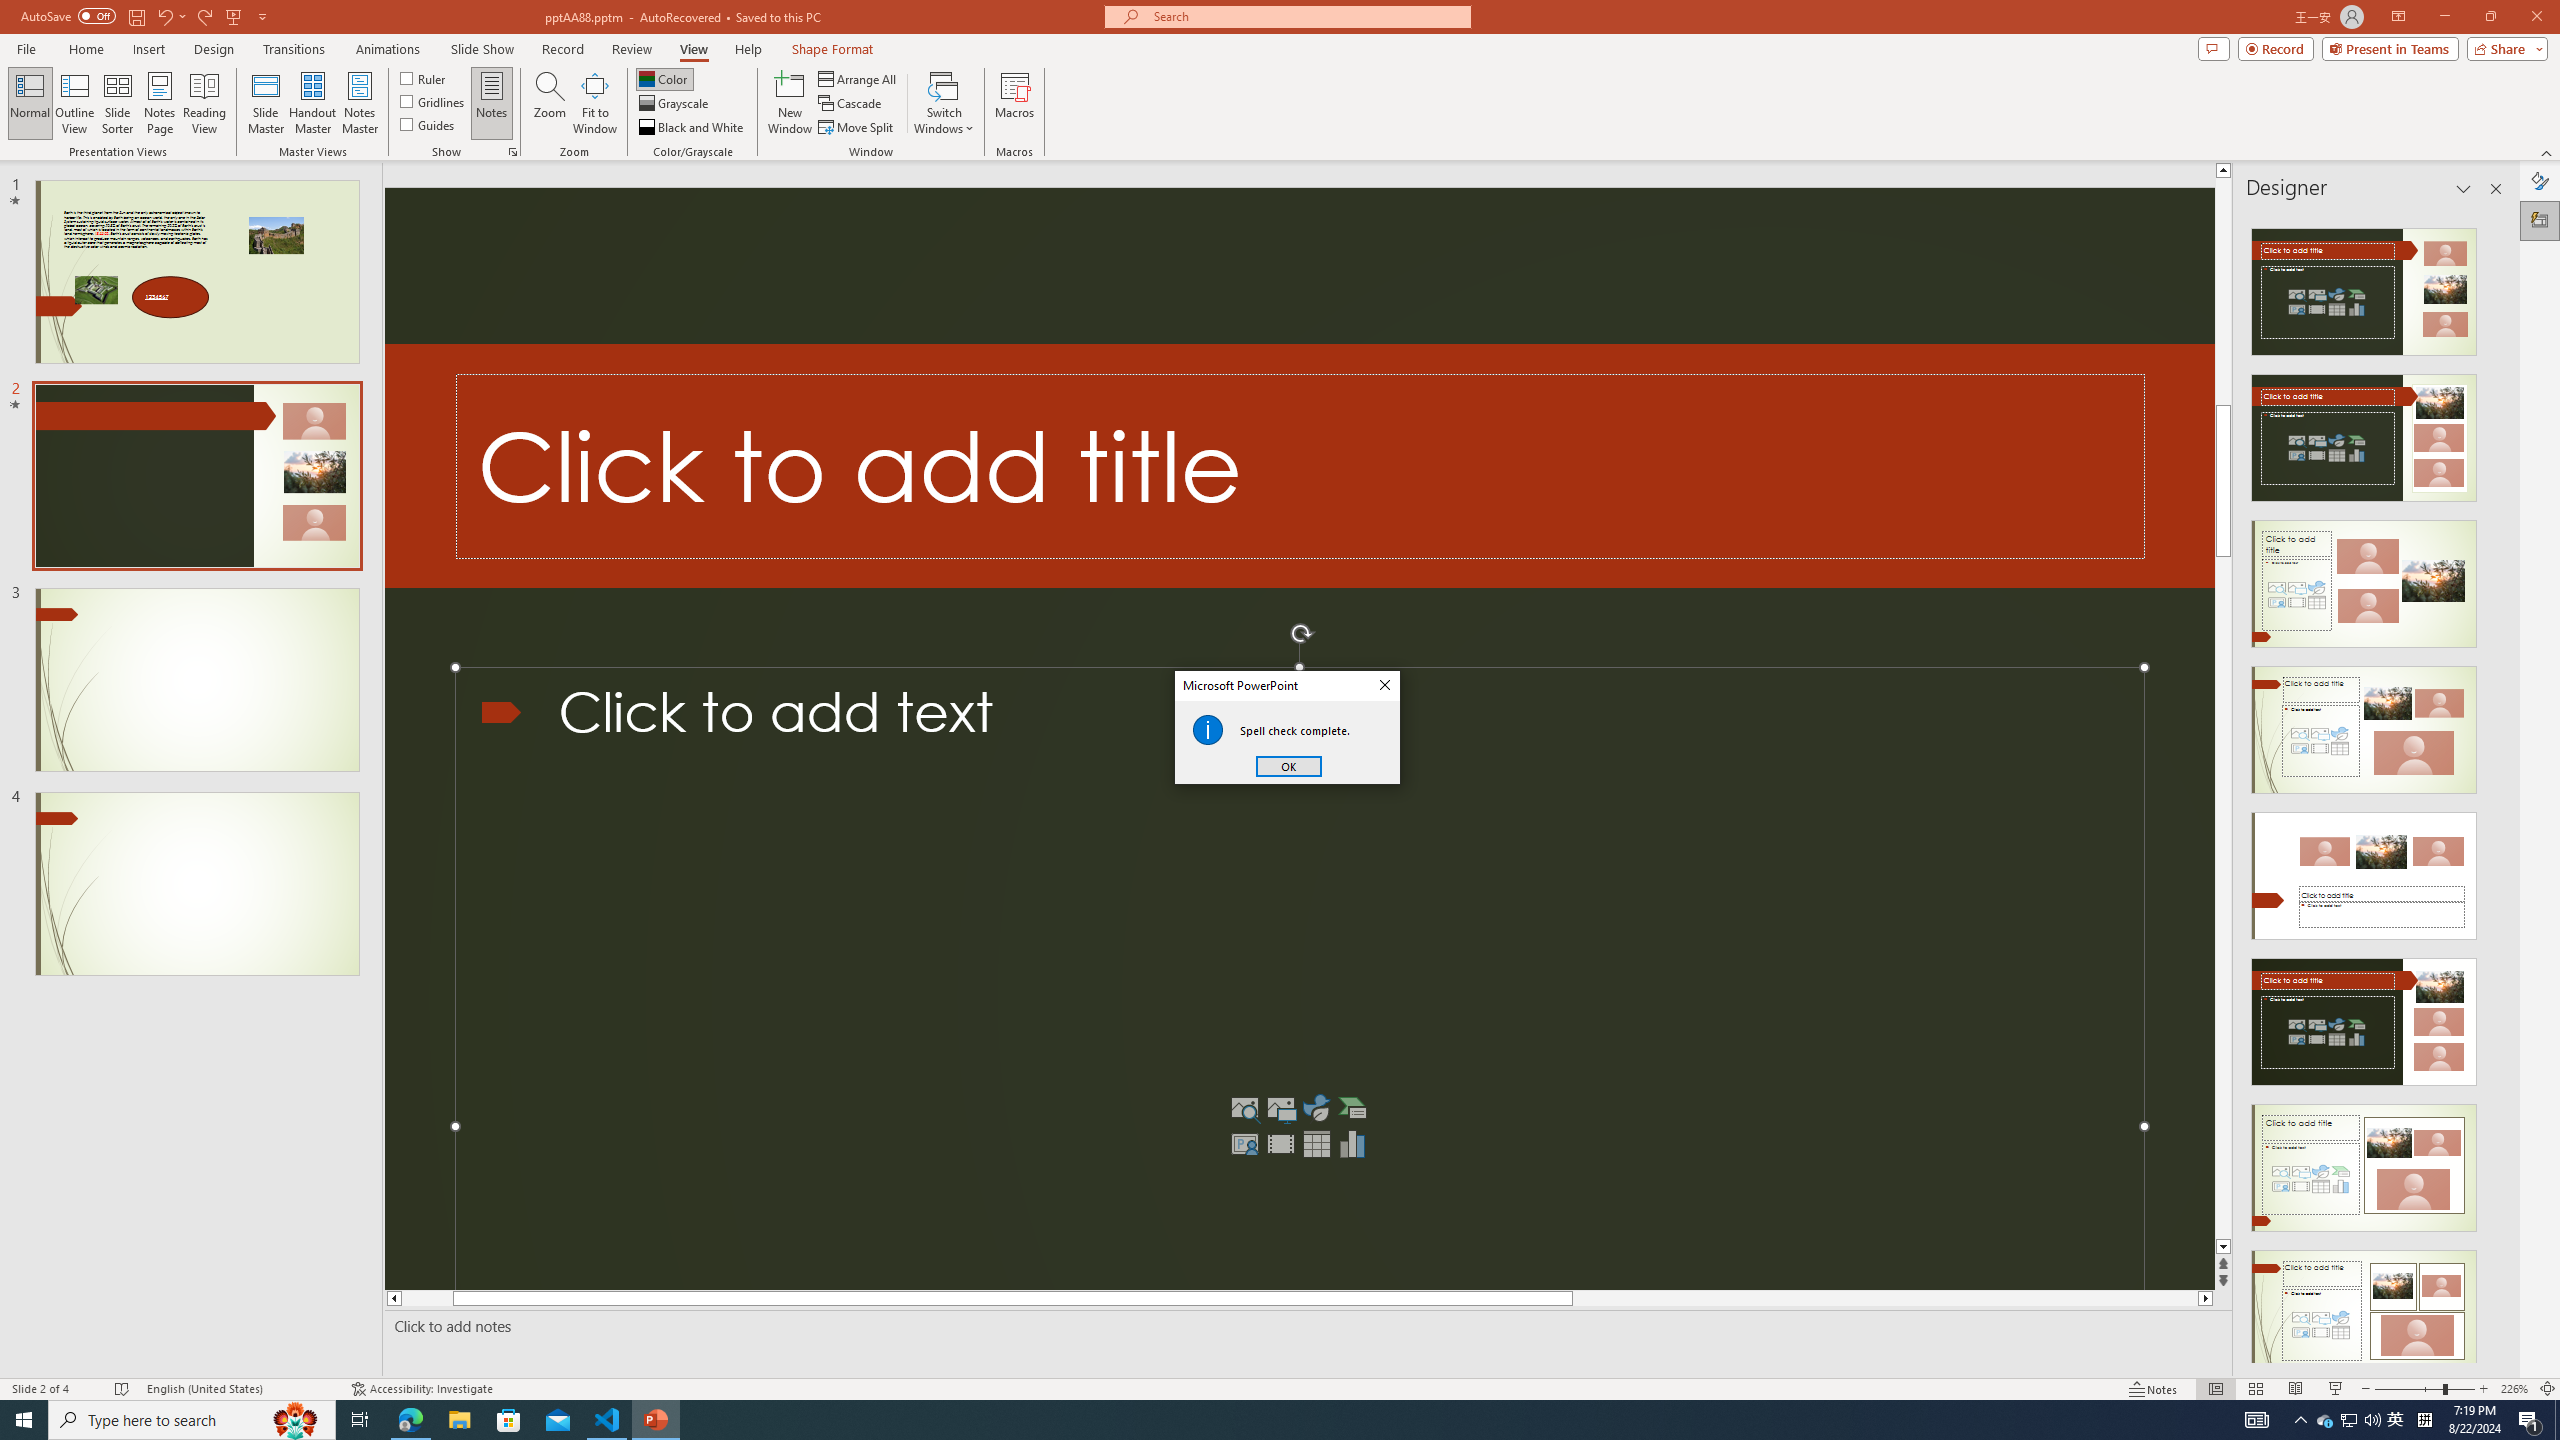 Image resolution: width=2560 pixels, height=1440 pixels. What do you see at coordinates (1316, 1144) in the screenshot?
I see `'Insert Table'` at bounding box center [1316, 1144].